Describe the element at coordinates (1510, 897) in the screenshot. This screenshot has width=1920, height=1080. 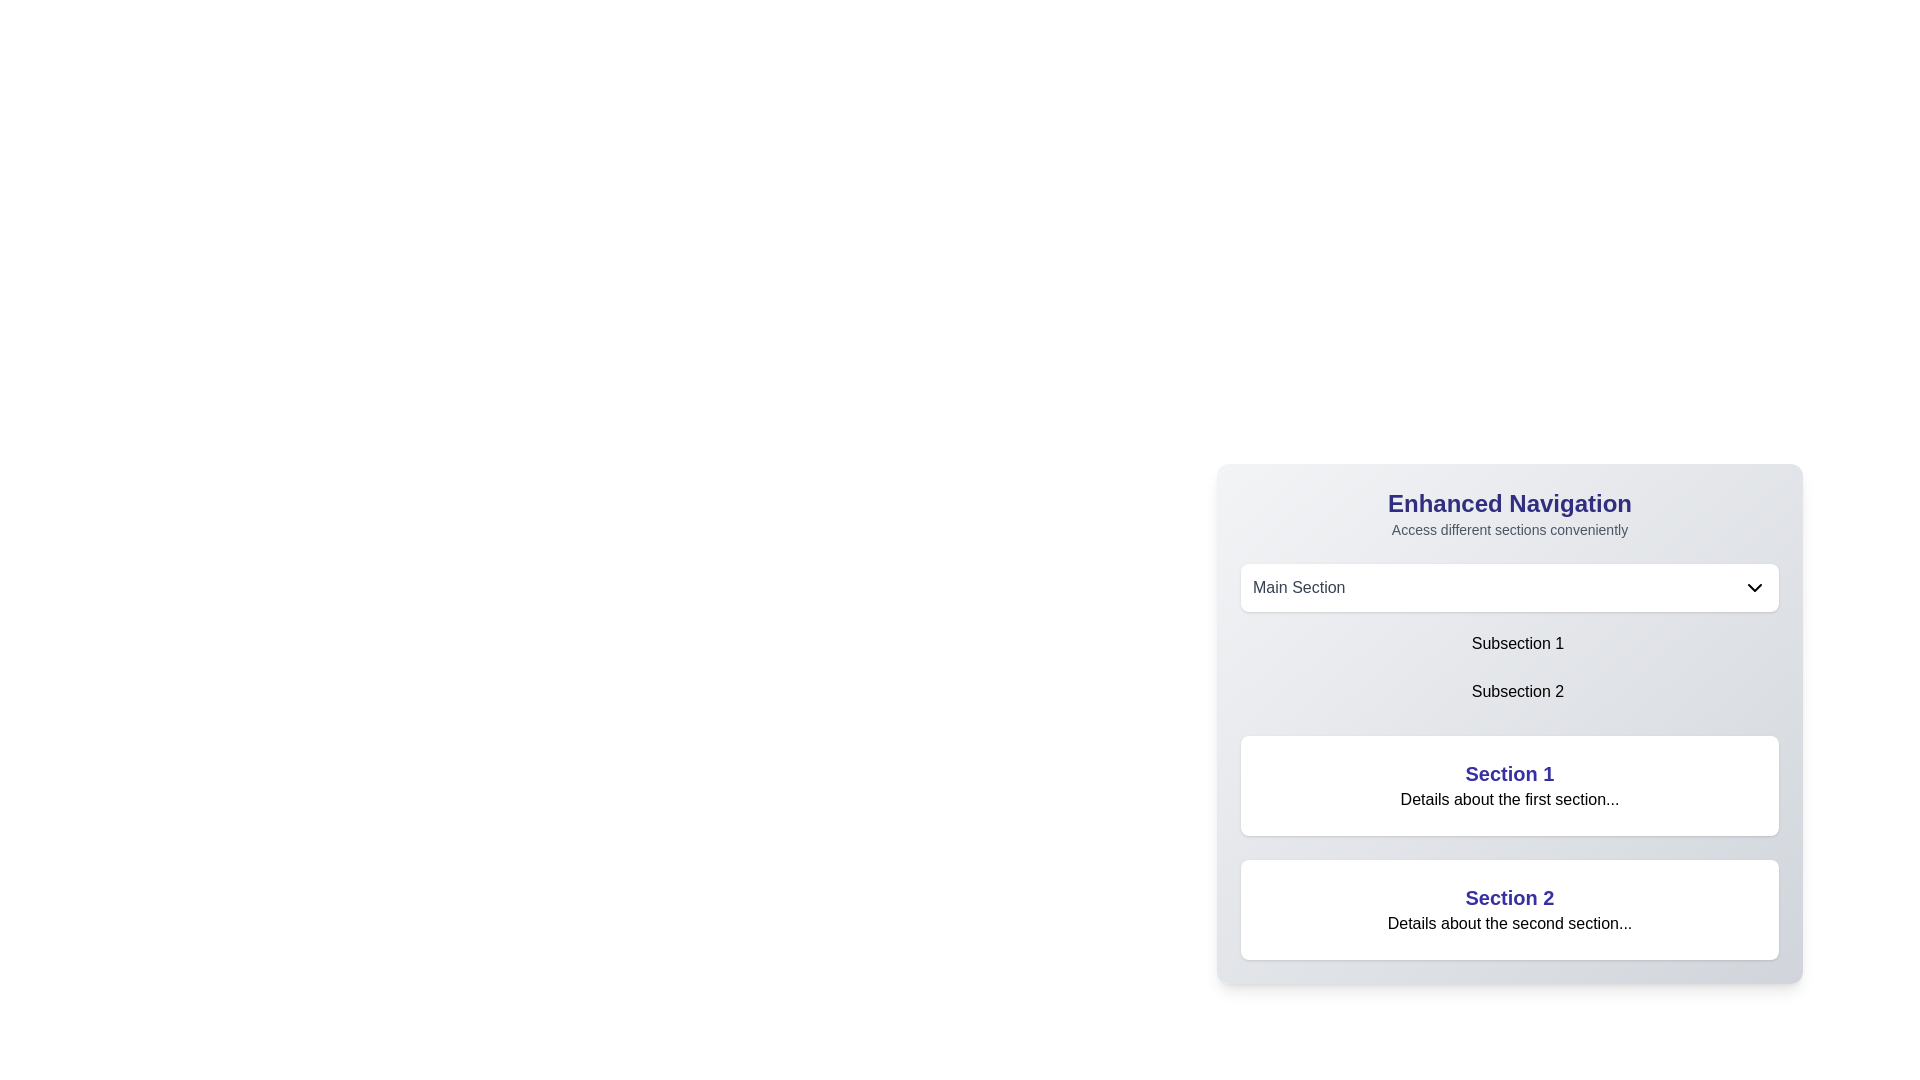
I see `text heading element labeled 'Section 2', which is styled in bold and indigo color, located in the bottom section of a card` at that location.